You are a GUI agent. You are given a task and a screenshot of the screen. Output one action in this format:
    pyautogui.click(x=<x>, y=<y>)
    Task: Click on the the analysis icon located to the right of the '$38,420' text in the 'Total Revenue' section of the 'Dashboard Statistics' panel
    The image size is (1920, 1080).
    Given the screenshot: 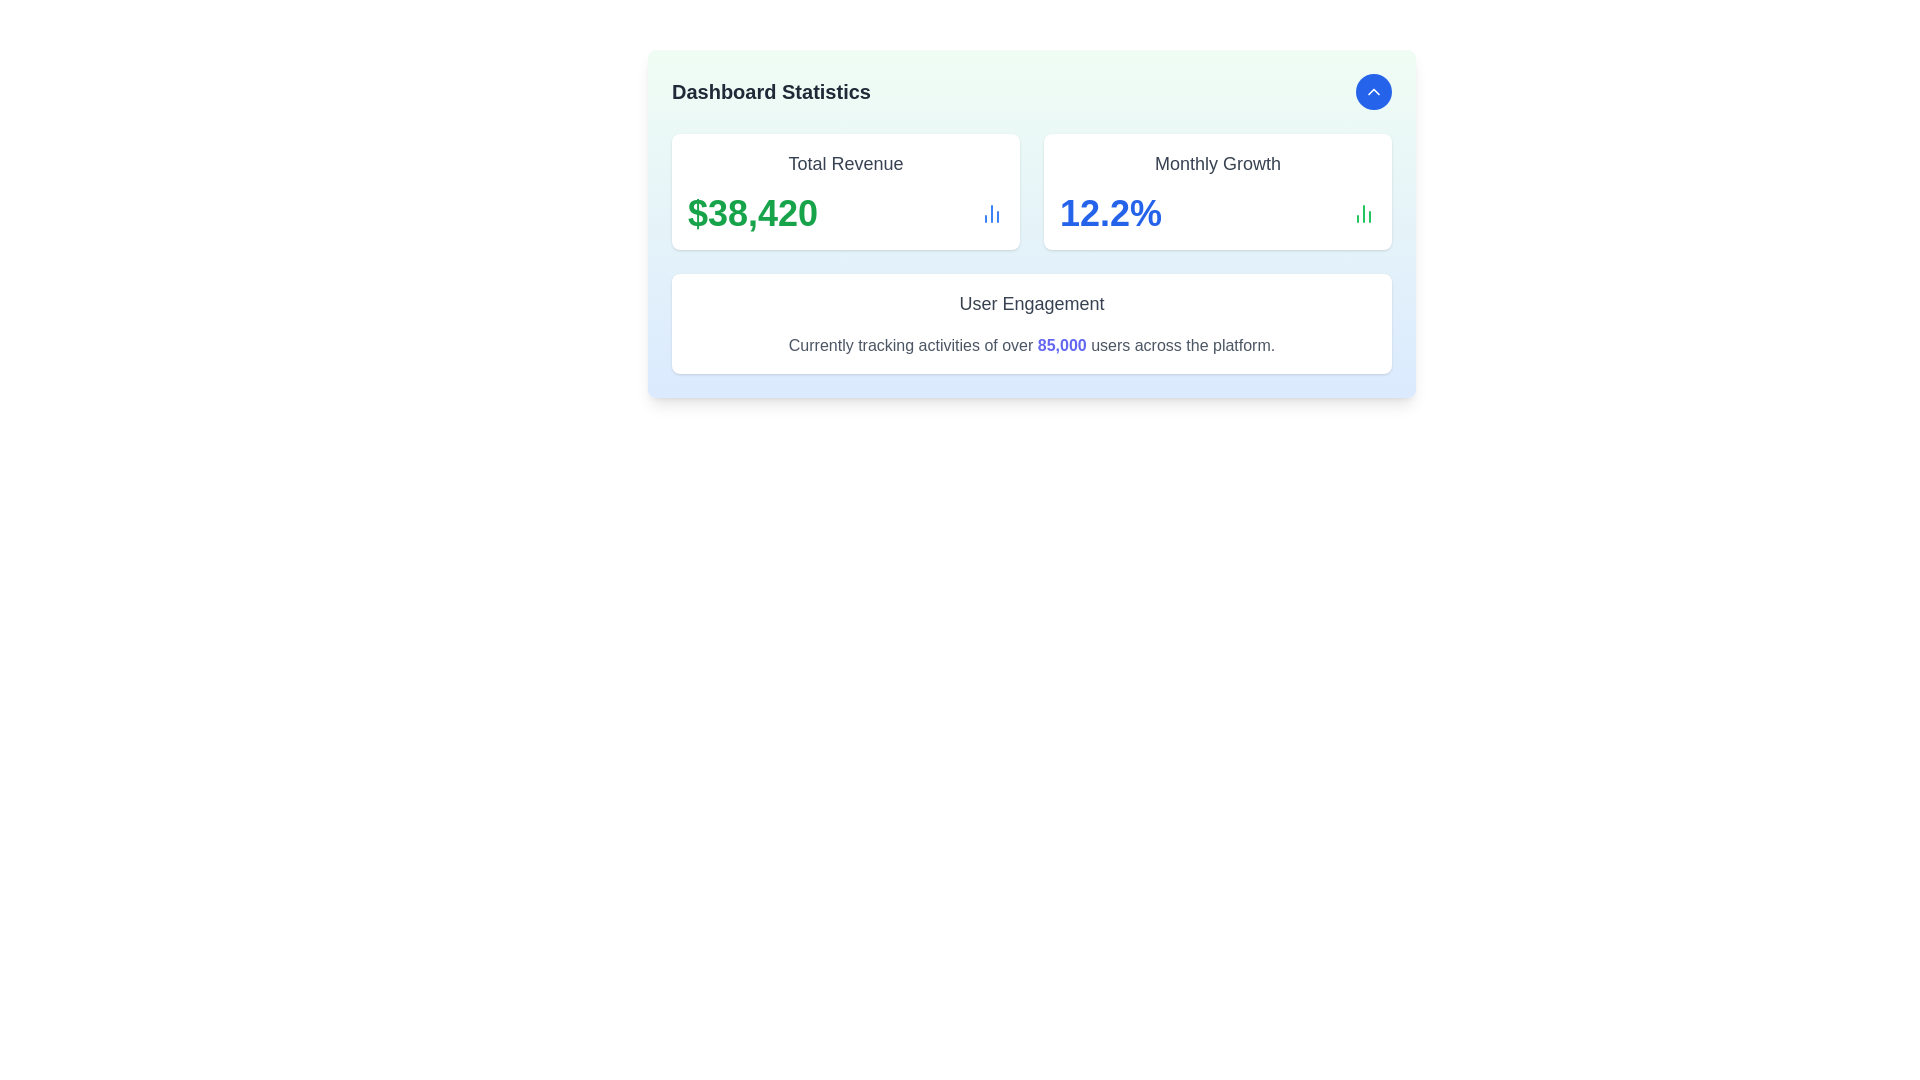 What is the action you would take?
    pyautogui.click(x=992, y=213)
    